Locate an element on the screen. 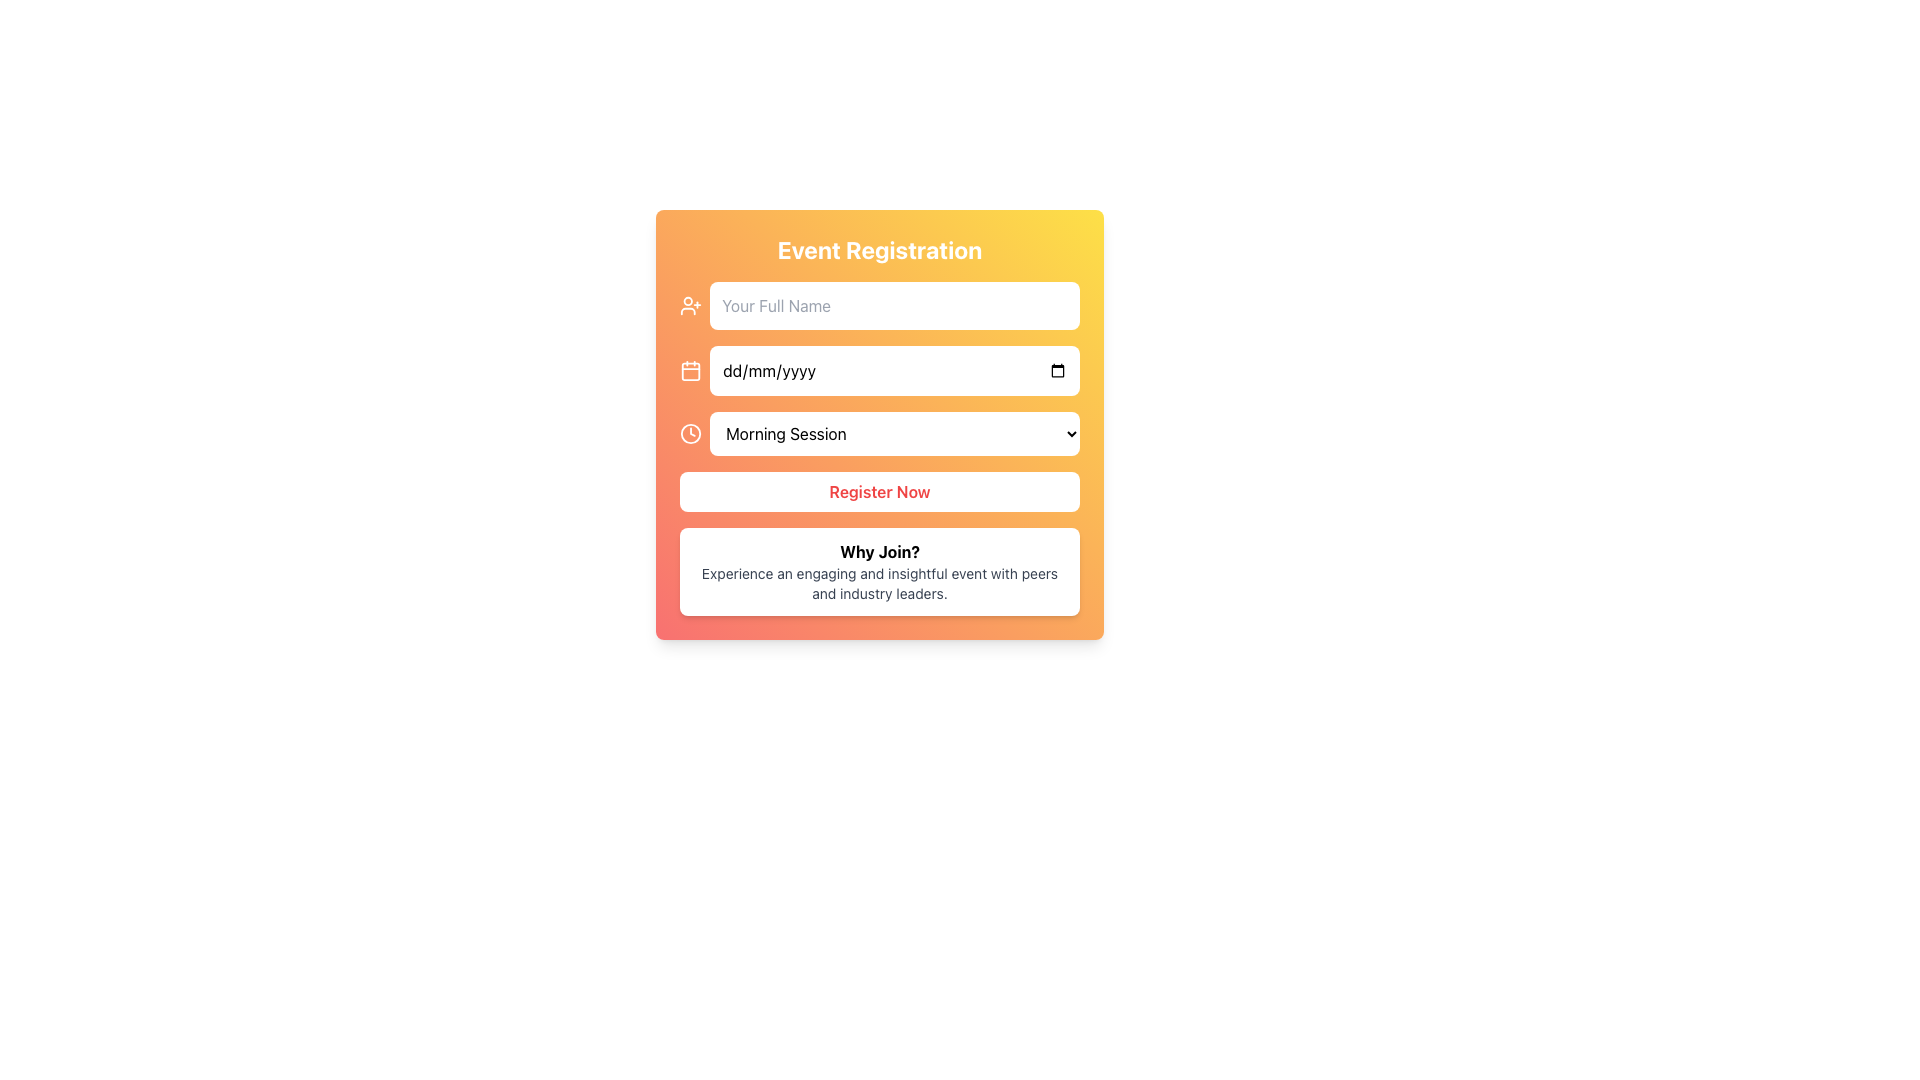 The width and height of the screenshot is (1920, 1080). the Date Input Field located below the 'Your Full Name' input field and above the 'Morning Session' dropdown is located at coordinates (879, 370).